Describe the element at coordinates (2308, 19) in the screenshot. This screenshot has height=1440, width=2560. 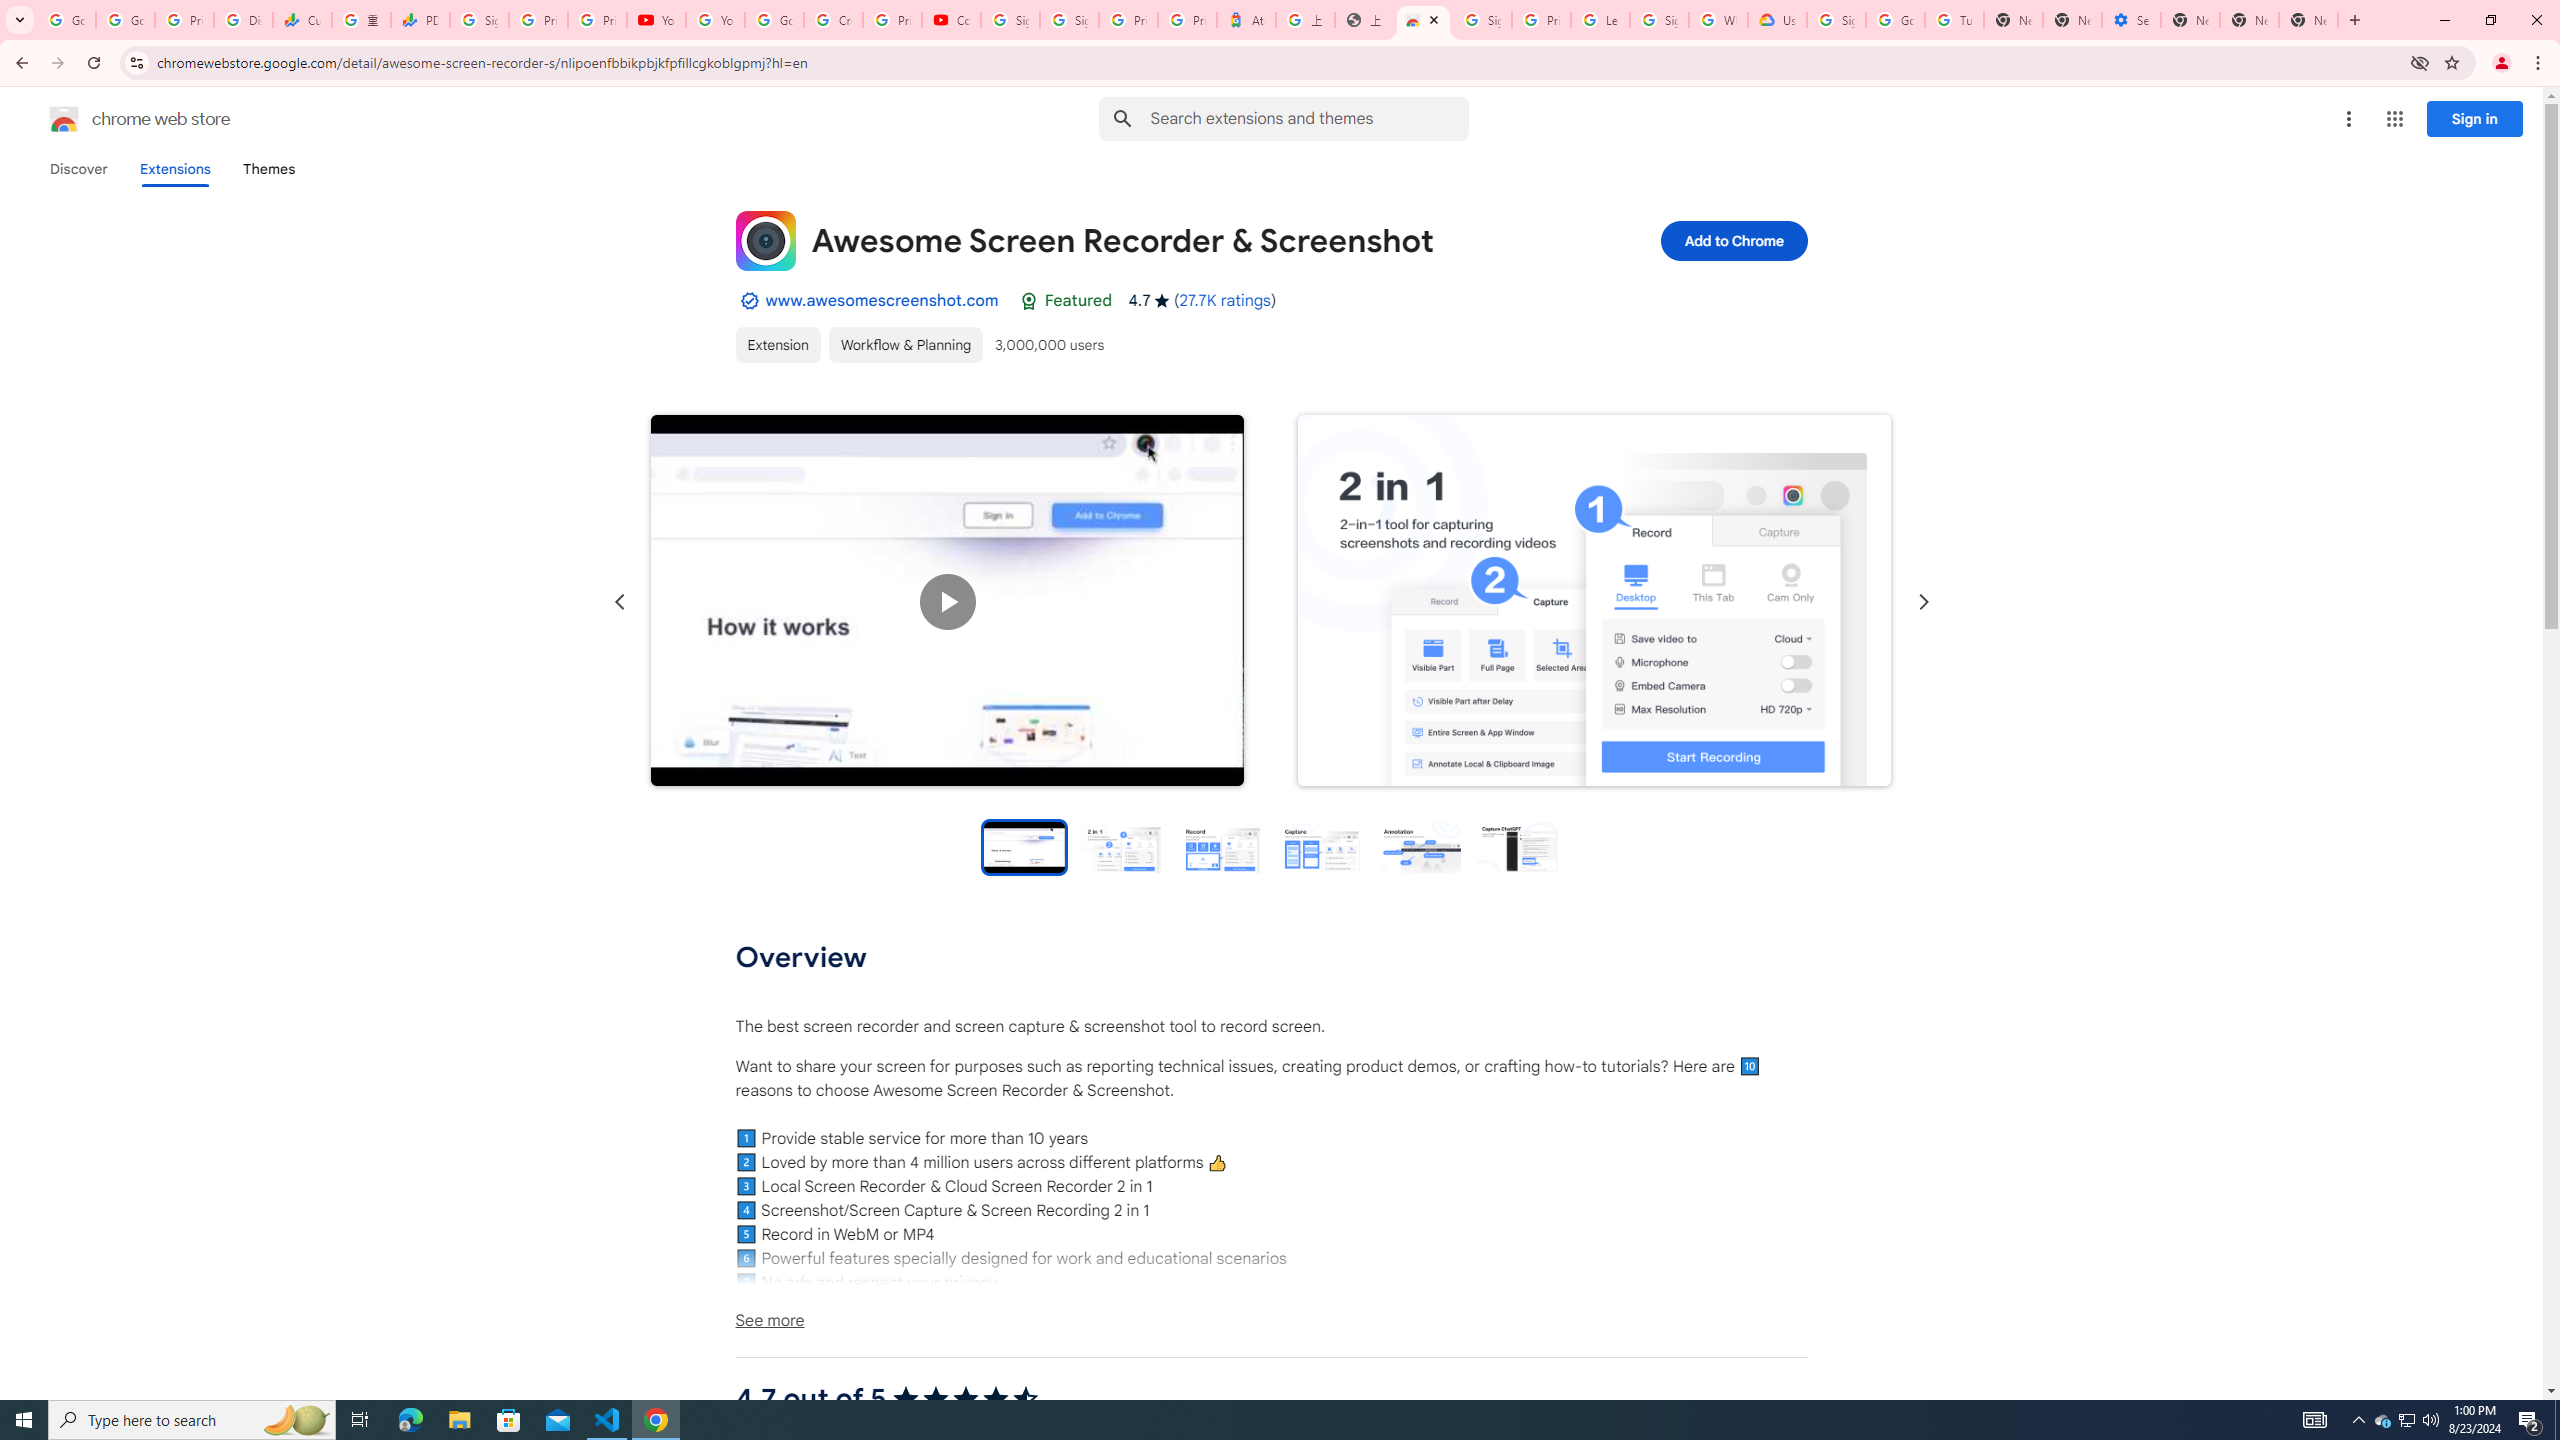
I see `'New Tab'` at that location.